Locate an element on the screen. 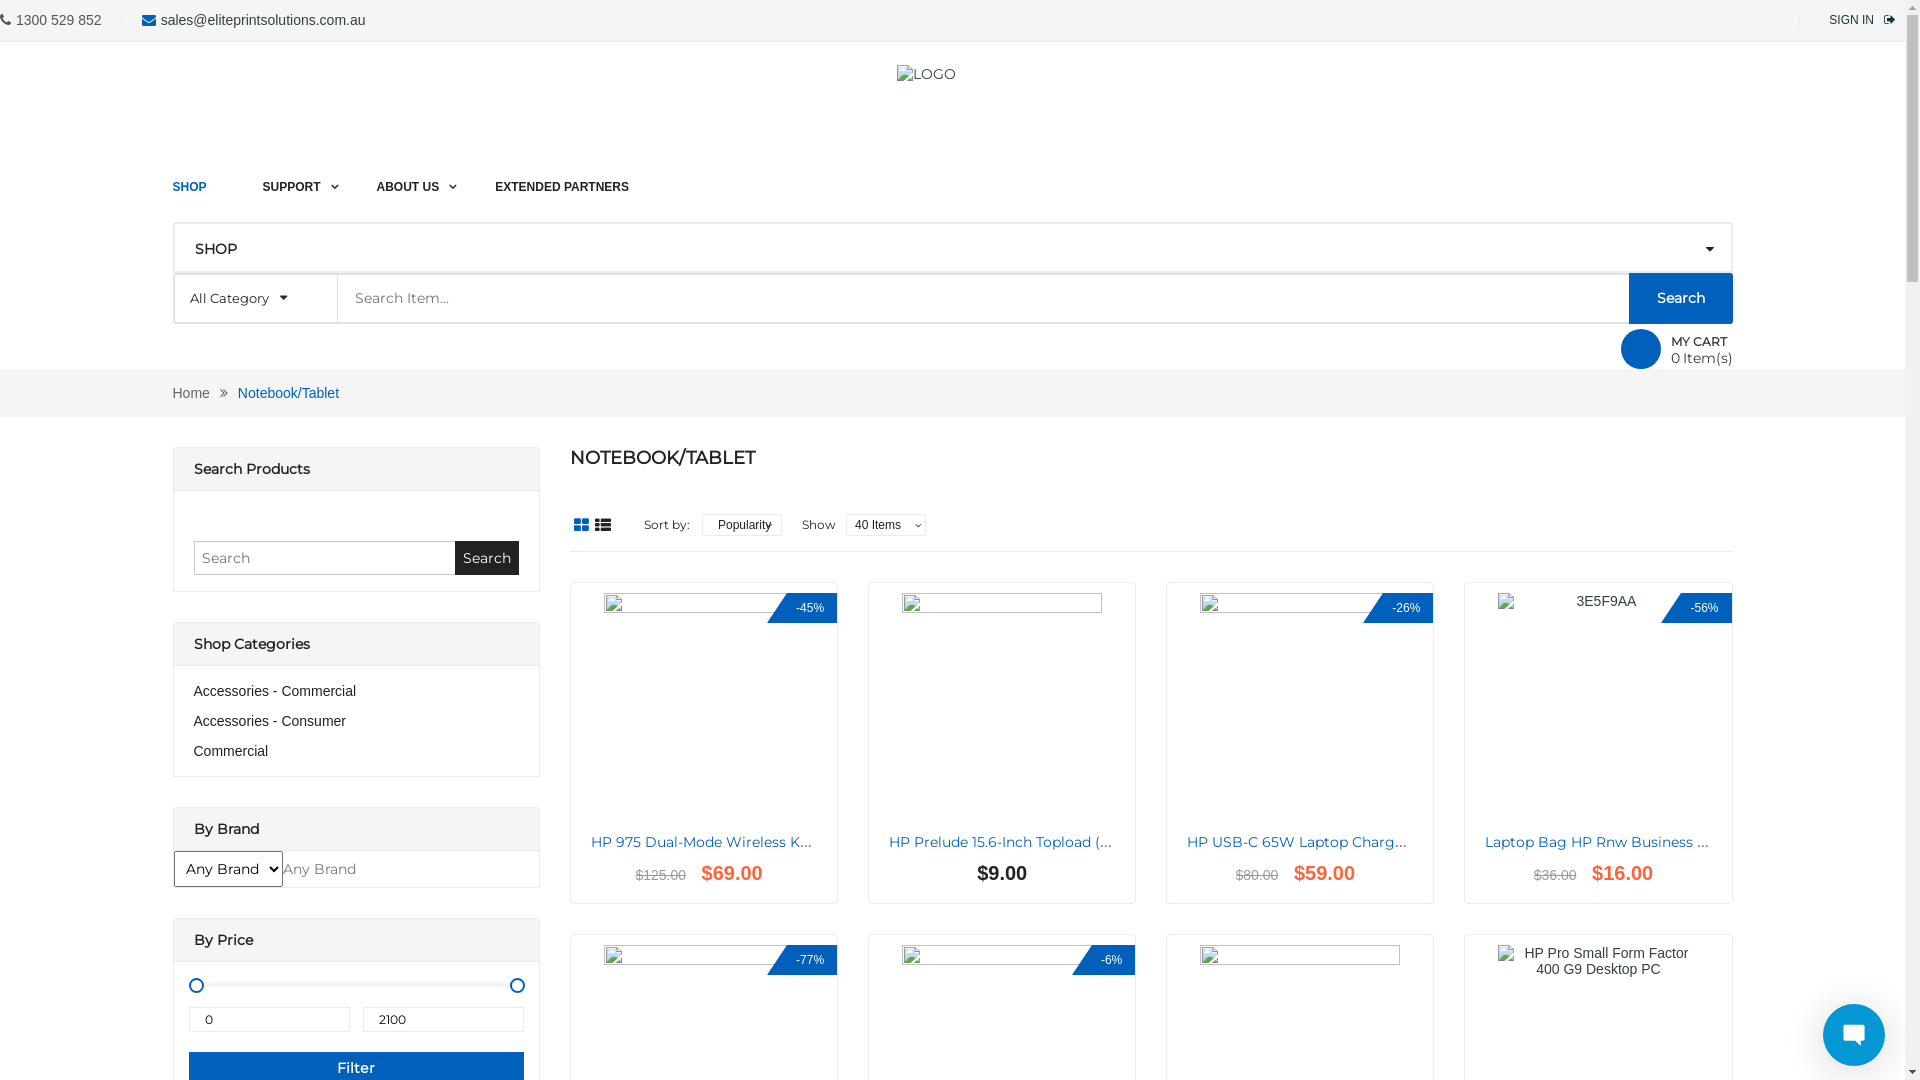 This screenshot has height=1080, width=1920. 'Search' is located at coordinates (1680, 298).